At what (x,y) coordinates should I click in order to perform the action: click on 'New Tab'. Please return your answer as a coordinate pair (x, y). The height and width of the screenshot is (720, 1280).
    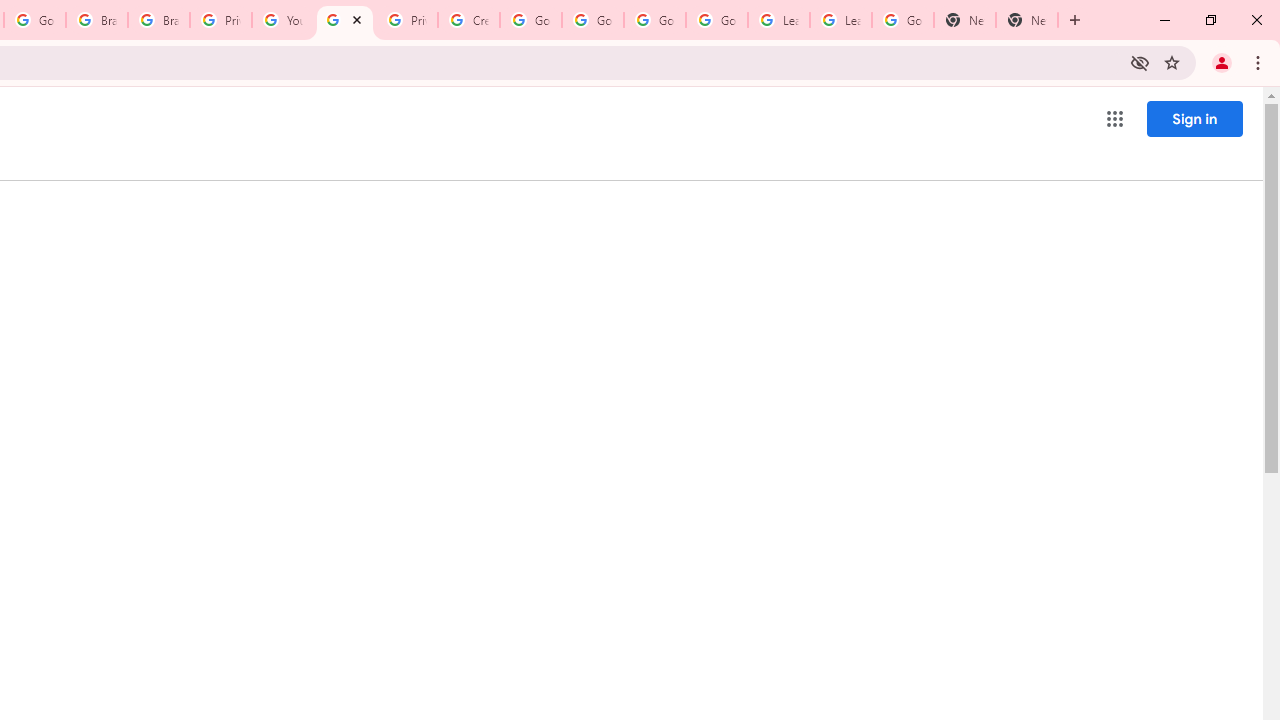
    Looking at the image, I should click on (965, 20).